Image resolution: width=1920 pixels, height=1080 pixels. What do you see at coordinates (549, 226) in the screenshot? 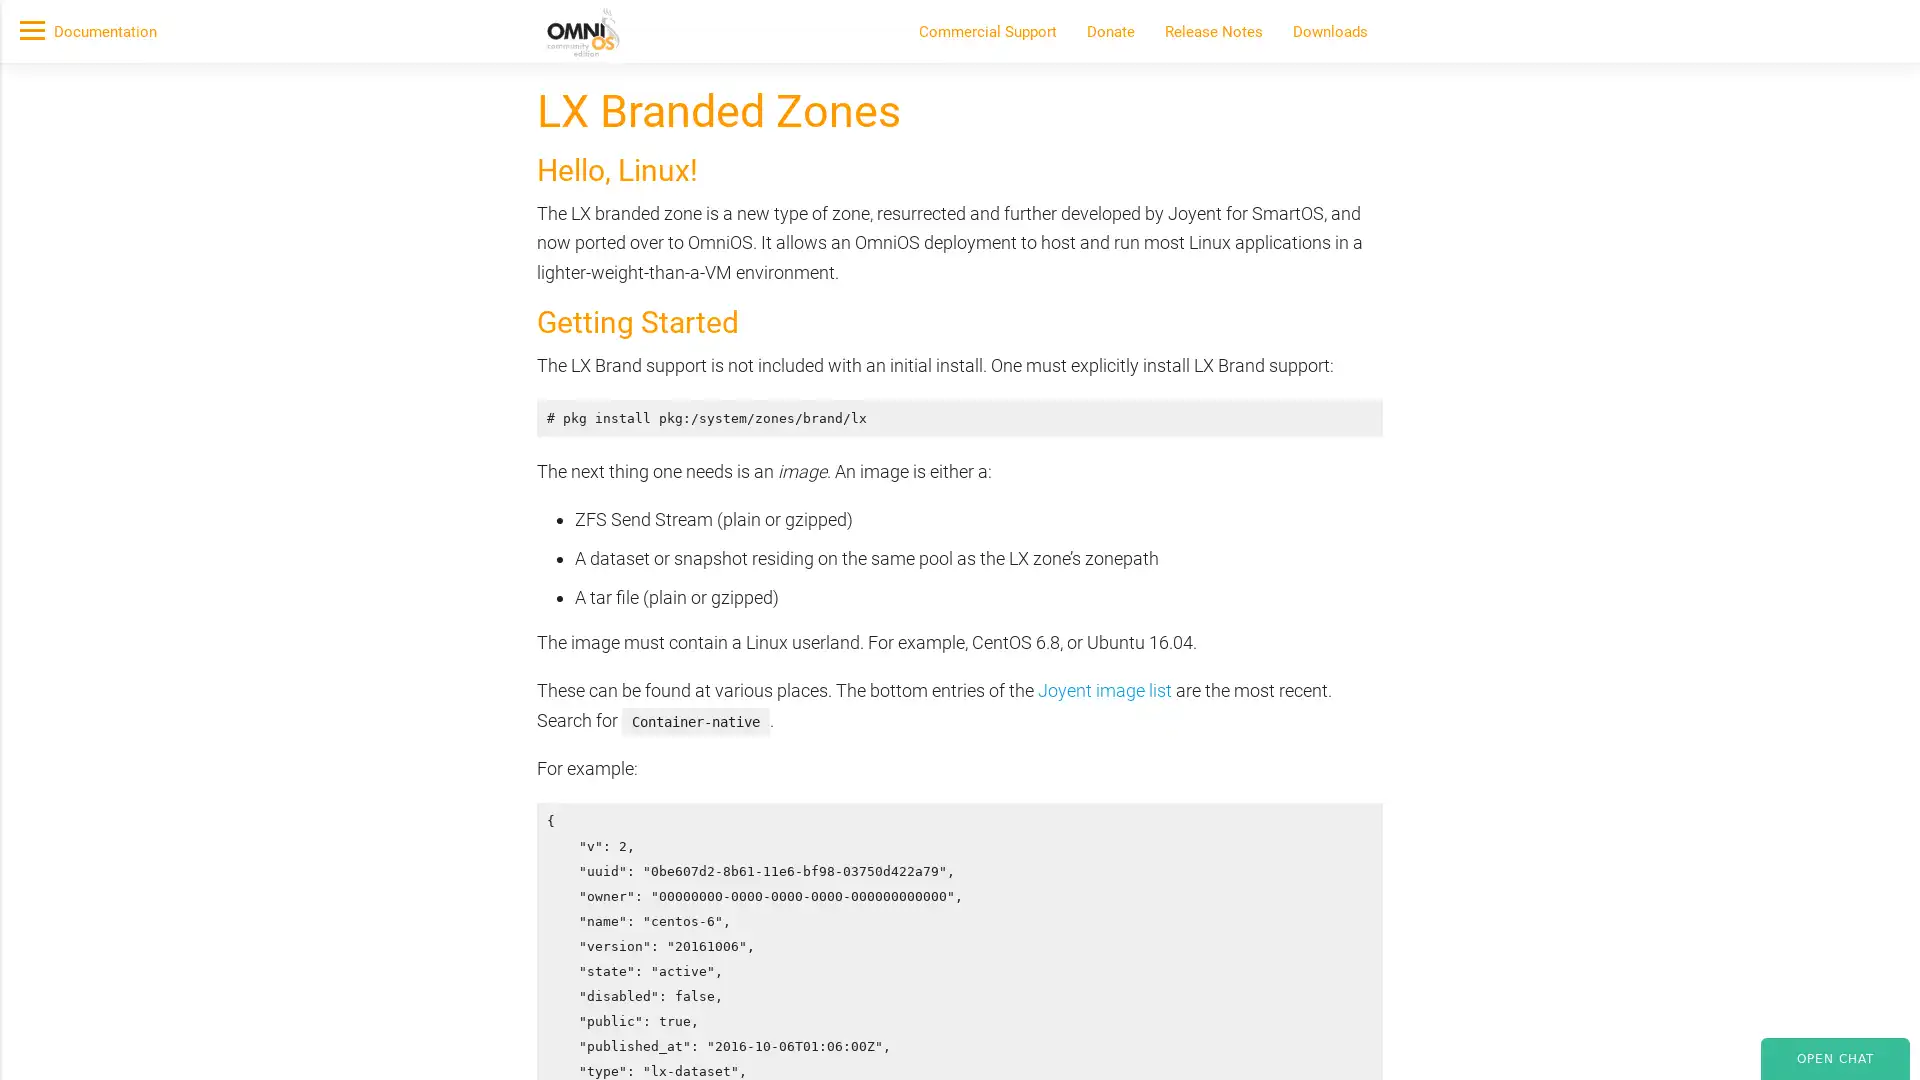
I see `SUBSCRIBE NOW!` at bounding box center [549, 226].